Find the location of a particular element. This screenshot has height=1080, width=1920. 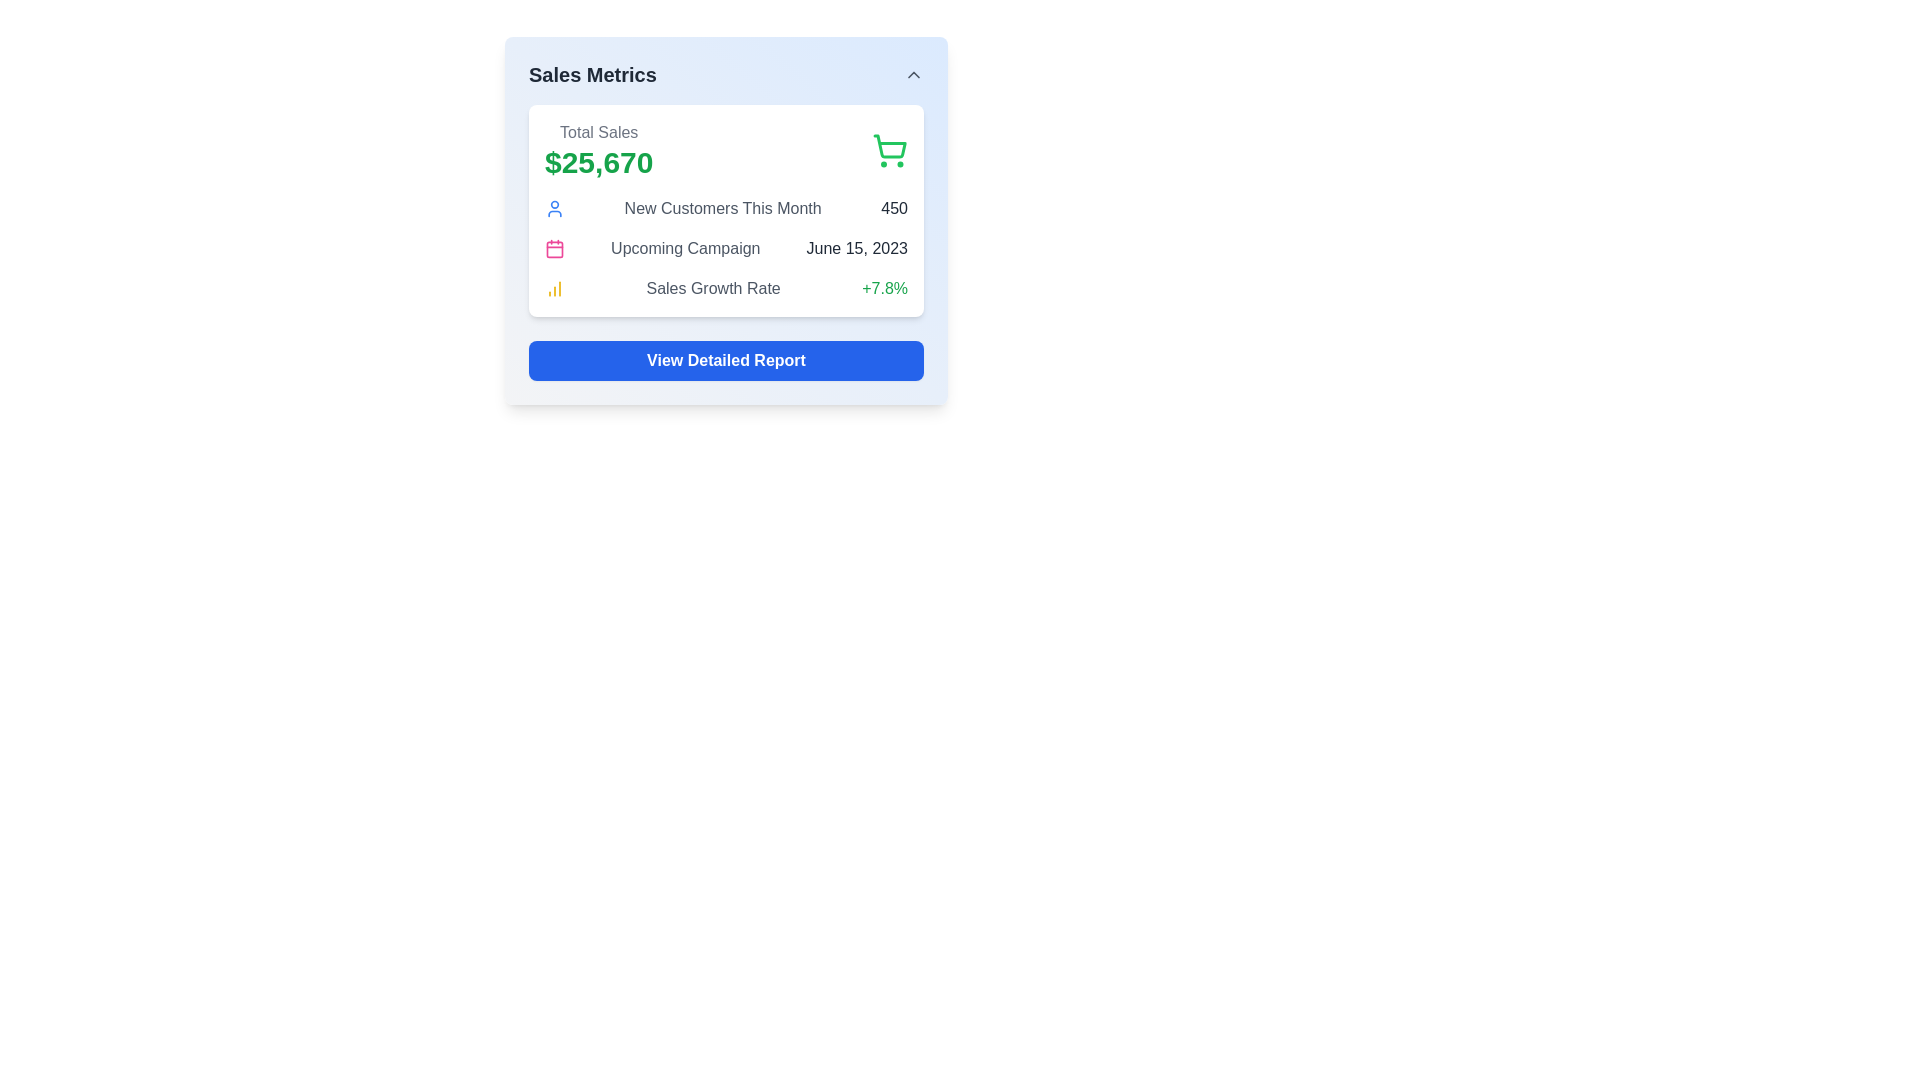

information displayed in the second row of the 'Sales Metrics' box, which indicates the number of new customers acquired during the current month is located at coordinates (725, 208).